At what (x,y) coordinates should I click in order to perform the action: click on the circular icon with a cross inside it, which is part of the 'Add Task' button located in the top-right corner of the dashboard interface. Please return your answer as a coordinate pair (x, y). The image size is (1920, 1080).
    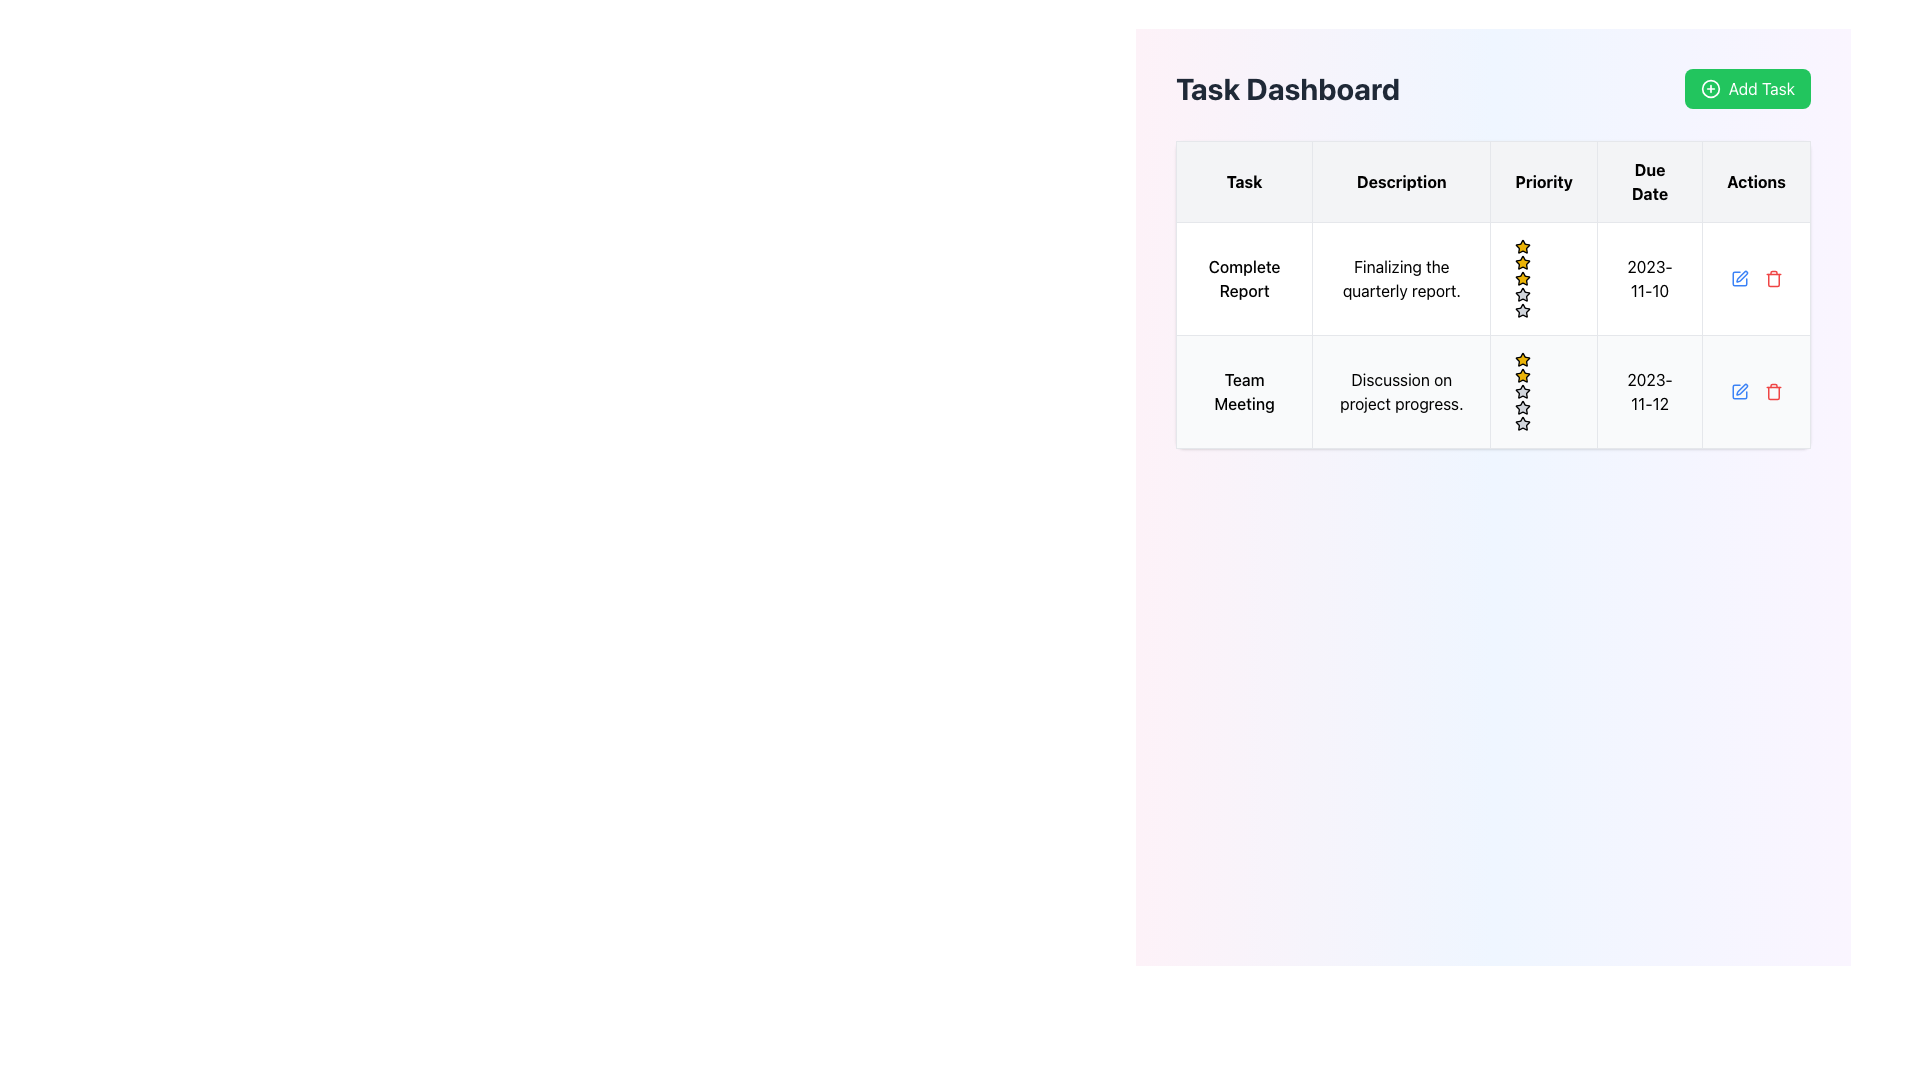
    Looking at the image, I should click on (1709, 87).